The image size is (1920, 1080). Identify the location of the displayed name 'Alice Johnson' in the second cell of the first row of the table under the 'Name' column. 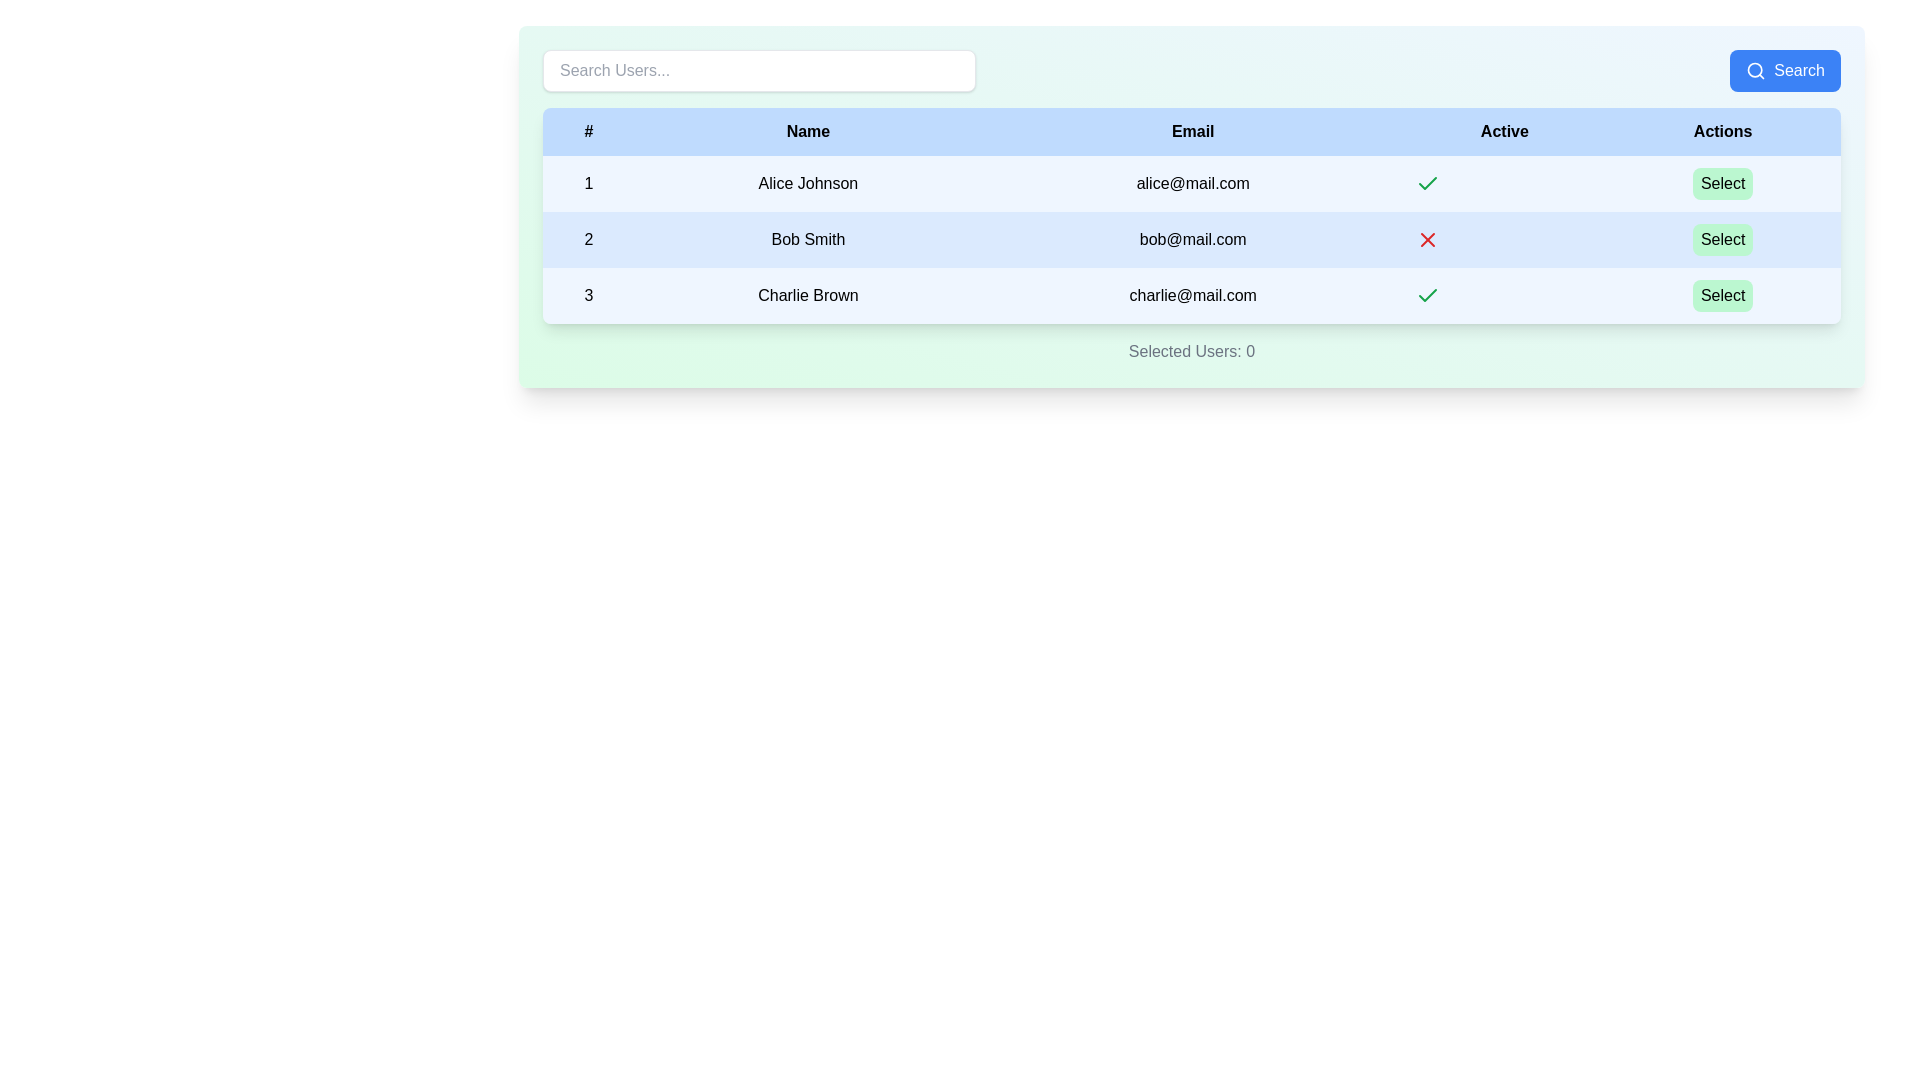
(808, 184).